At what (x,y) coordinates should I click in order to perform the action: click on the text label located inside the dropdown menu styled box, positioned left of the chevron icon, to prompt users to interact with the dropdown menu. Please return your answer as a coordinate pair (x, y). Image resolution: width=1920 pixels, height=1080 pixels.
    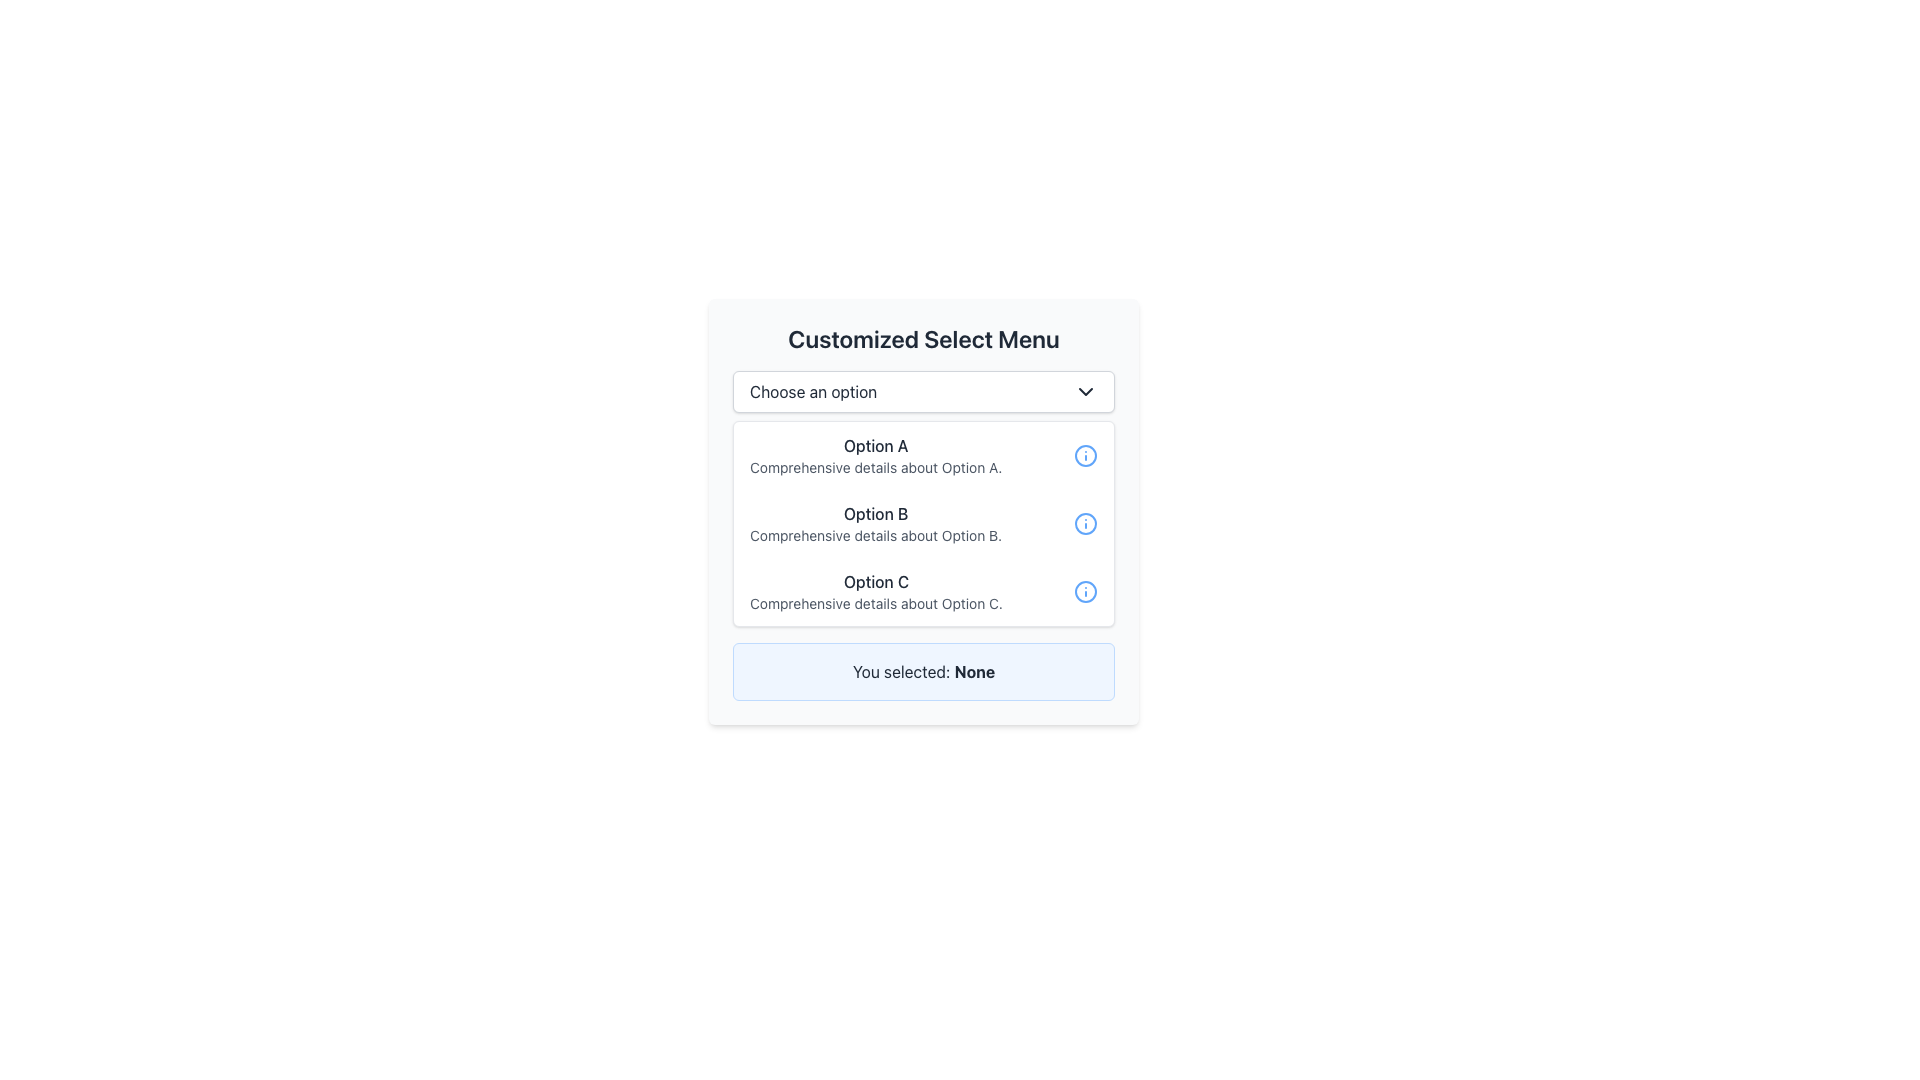
    Looking at the image, I should click on (813, 392).